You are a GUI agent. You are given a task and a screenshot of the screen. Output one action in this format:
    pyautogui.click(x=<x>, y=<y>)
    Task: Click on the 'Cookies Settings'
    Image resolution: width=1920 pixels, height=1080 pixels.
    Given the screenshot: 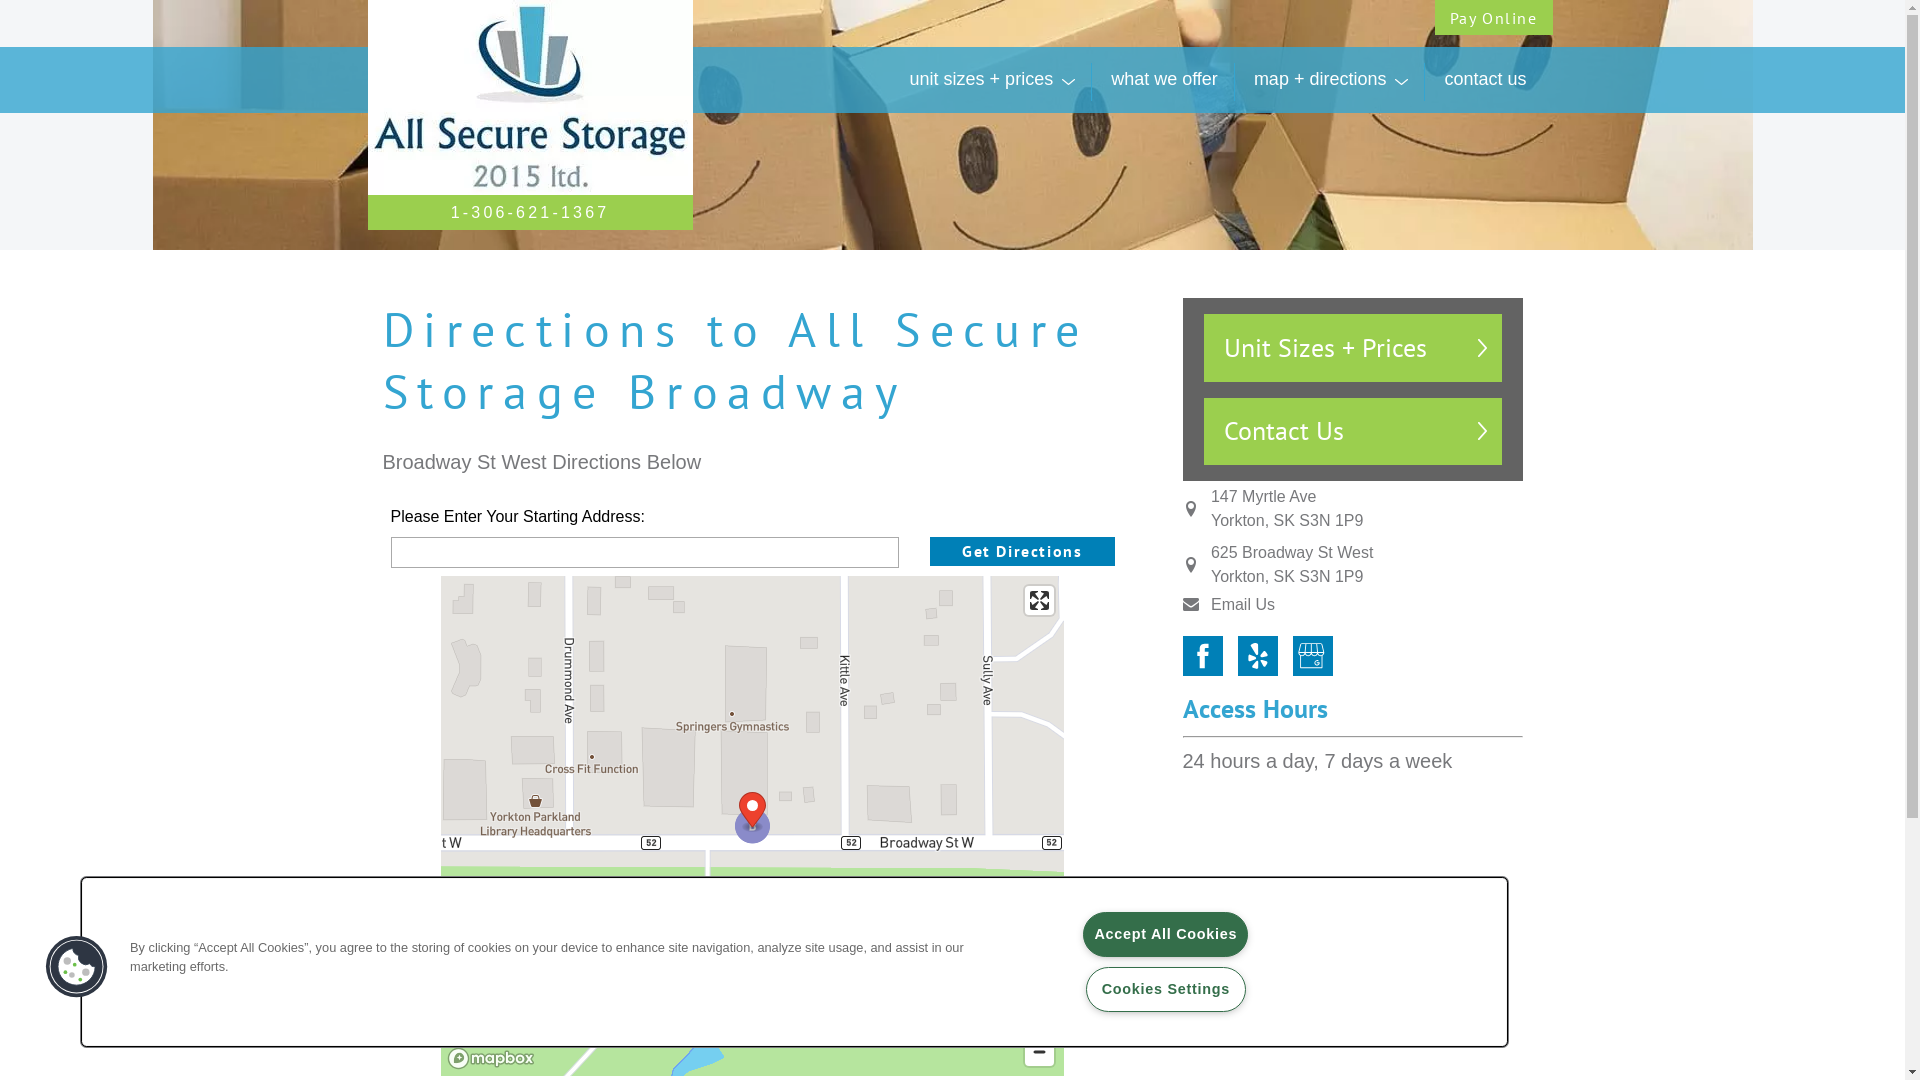 What is the action you would take?
    pyautogui.click(x=1166, y=988)
    